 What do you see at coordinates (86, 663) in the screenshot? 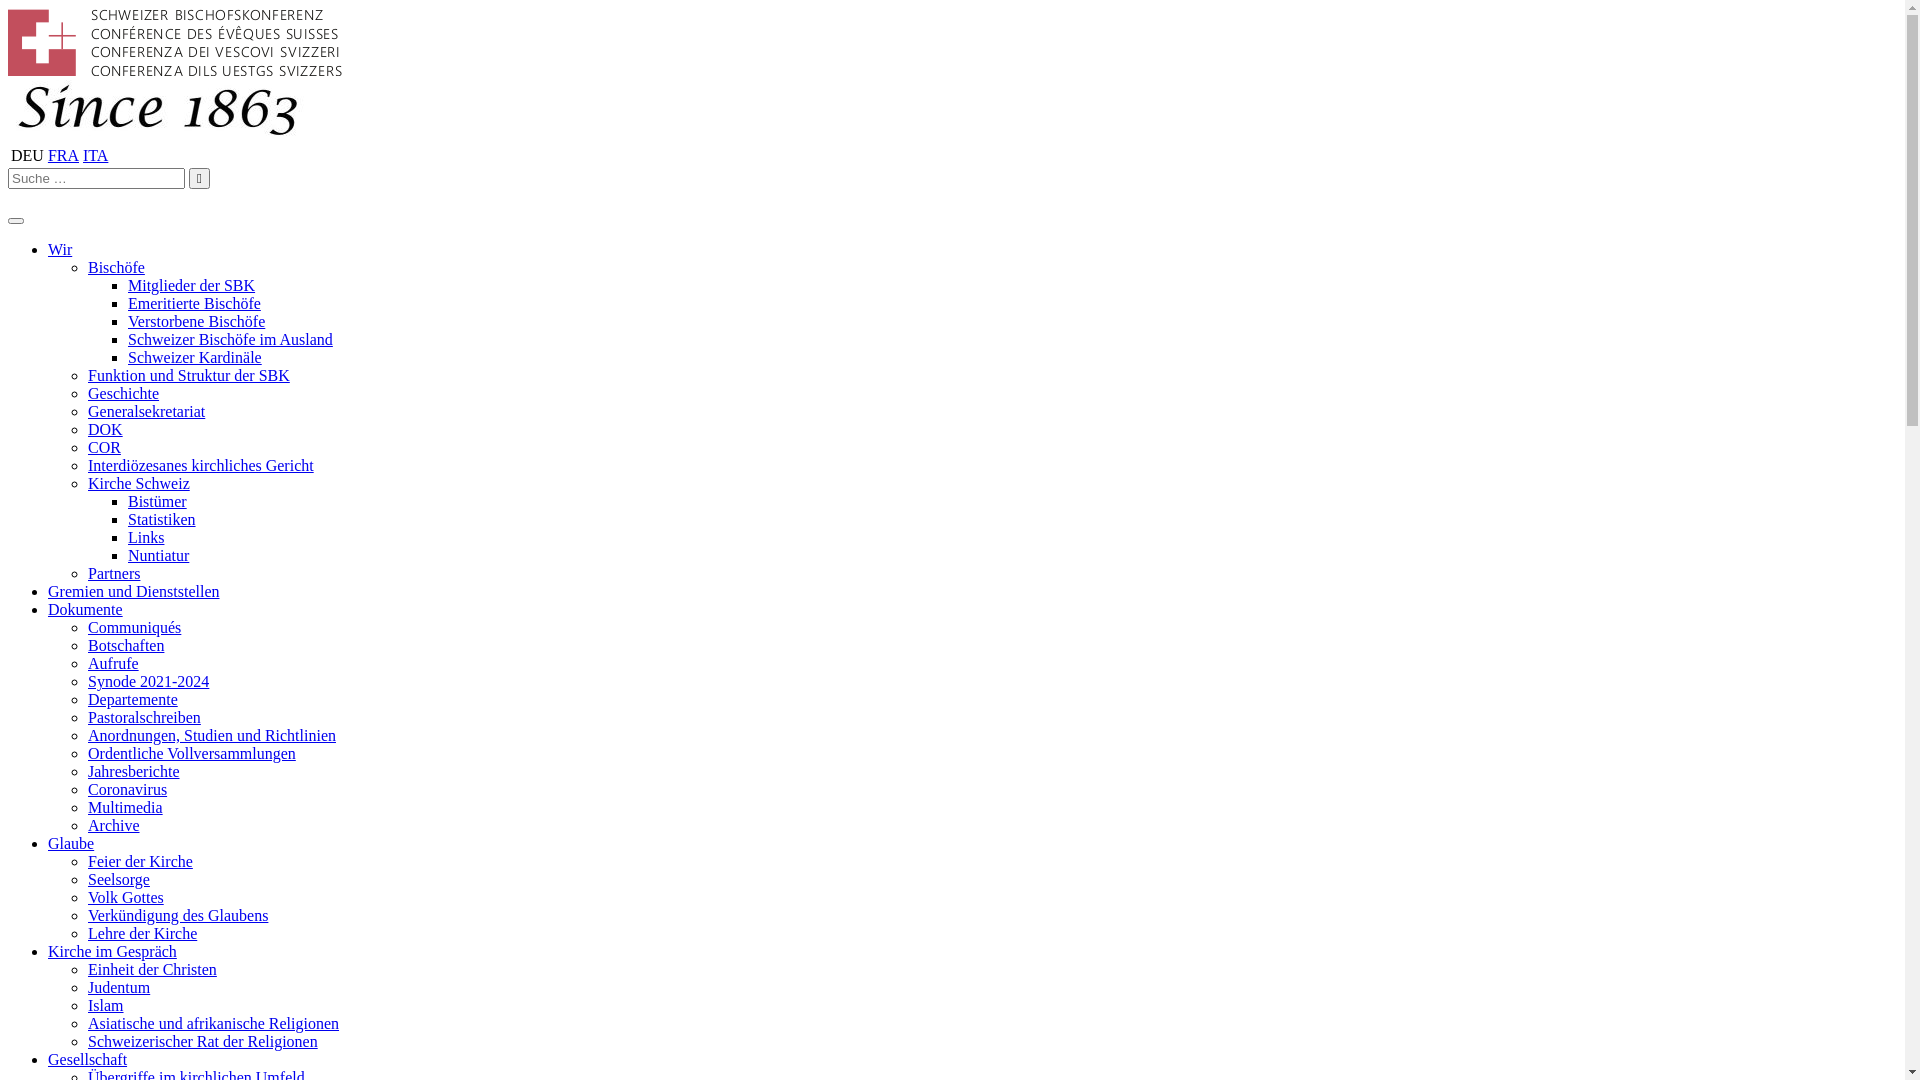
I see `'Aufrufe'` at bounding box center [86, 663].